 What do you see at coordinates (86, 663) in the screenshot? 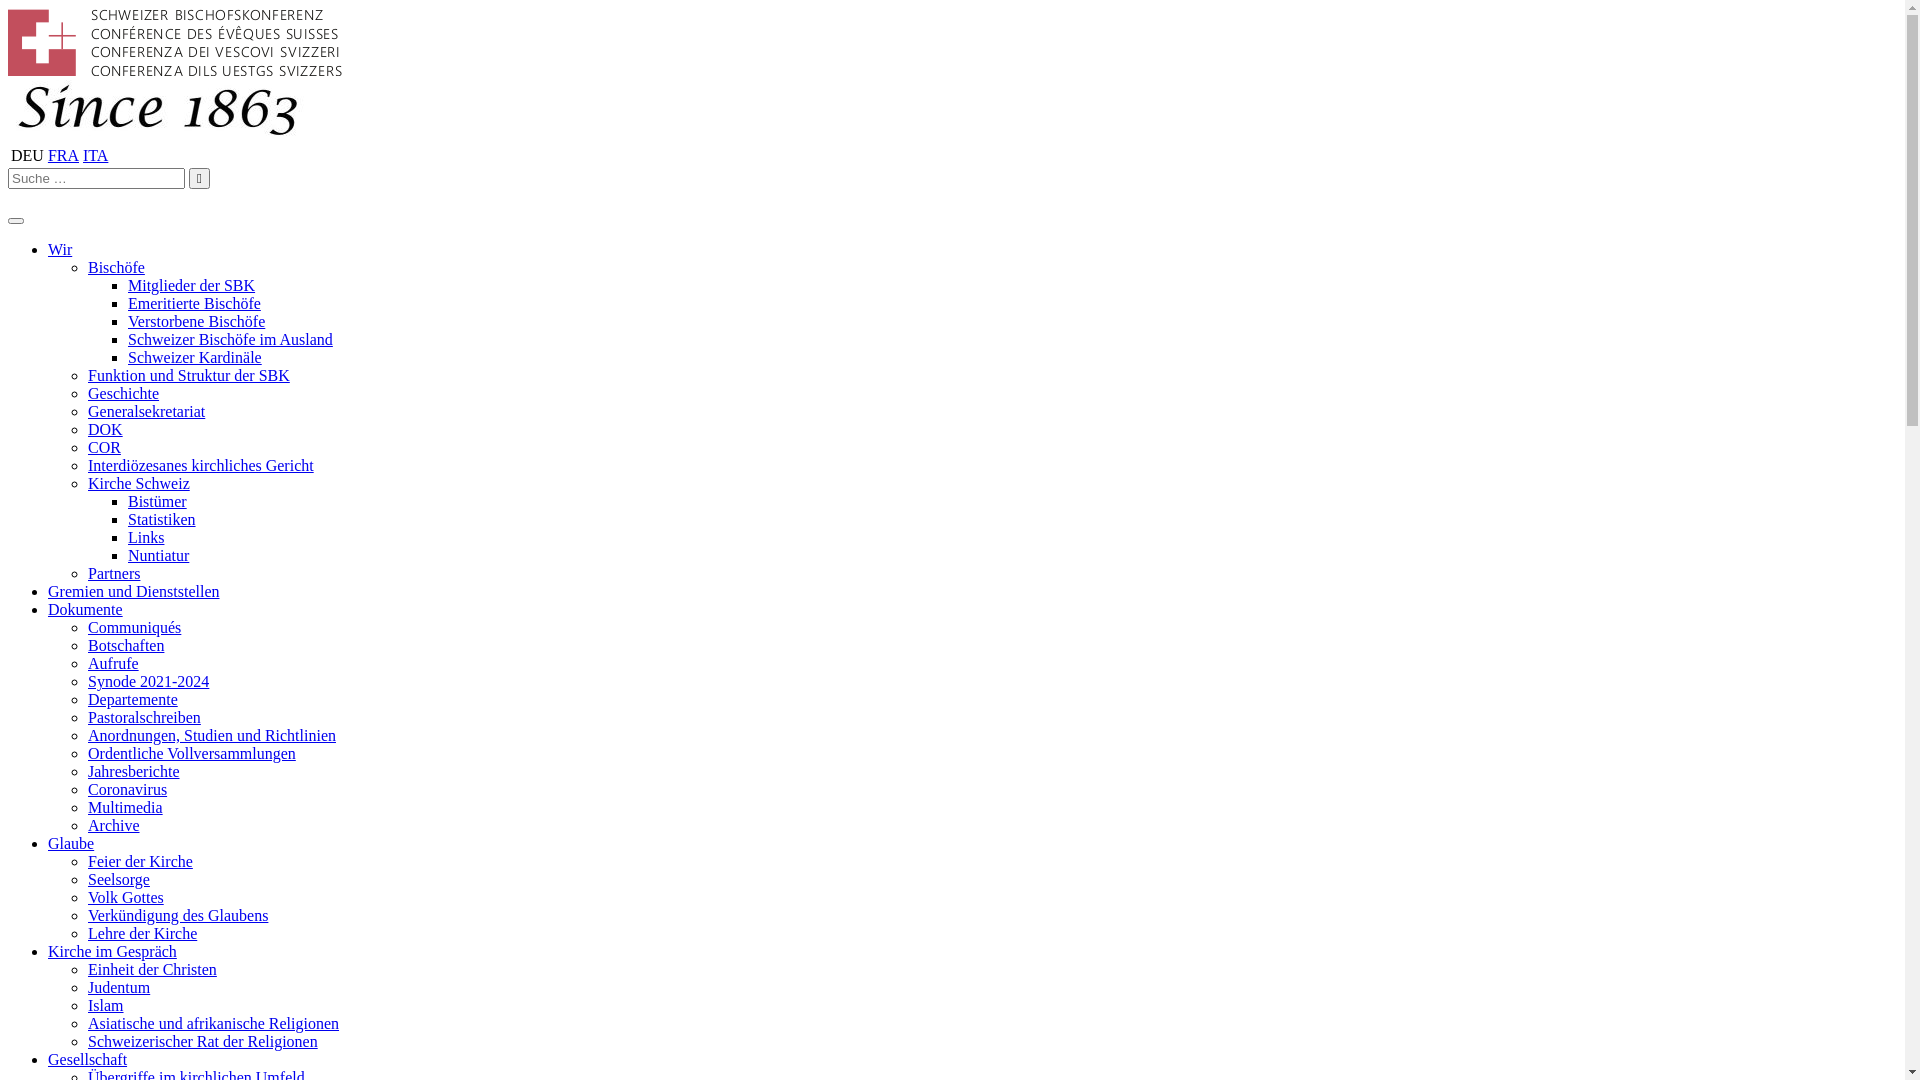
I see `'Aufrufe'` at bounding box center [86, 663].